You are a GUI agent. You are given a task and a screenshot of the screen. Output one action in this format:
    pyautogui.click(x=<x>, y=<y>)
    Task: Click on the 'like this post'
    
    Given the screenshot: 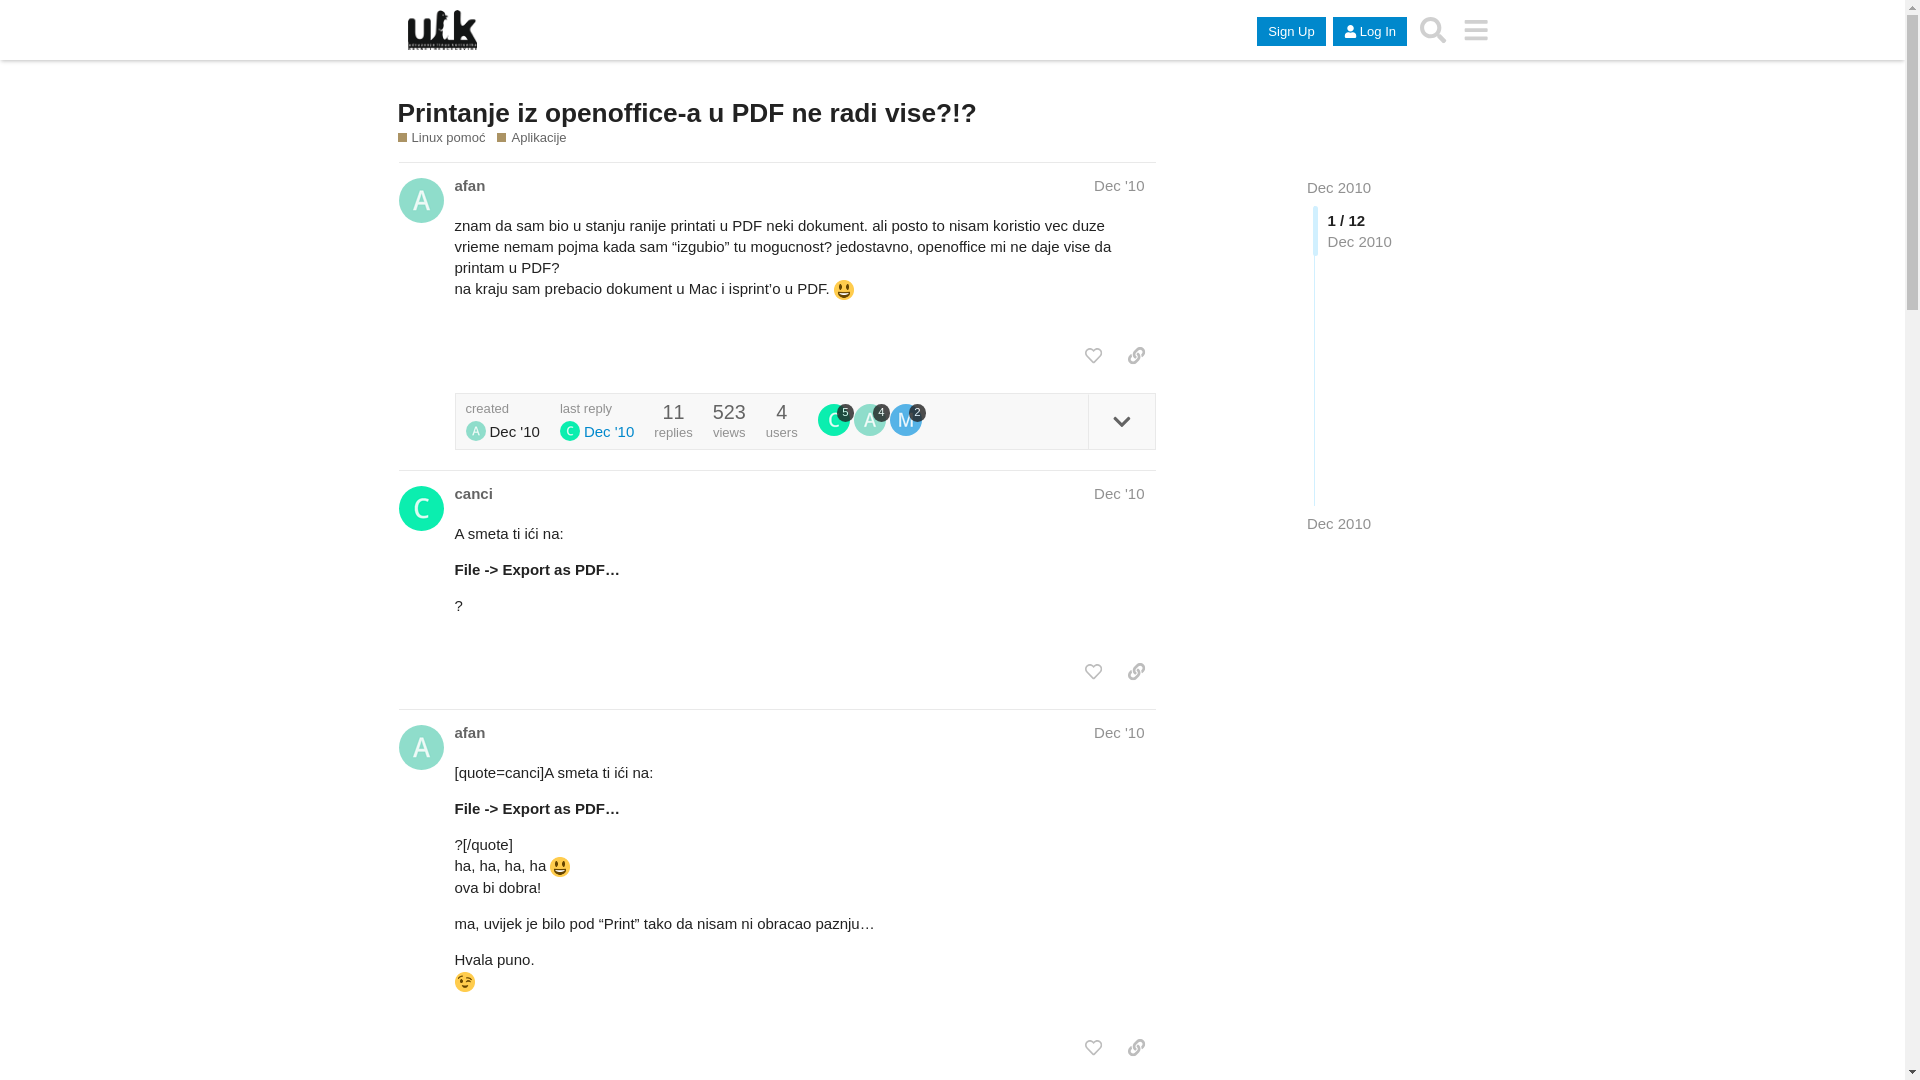 What is the action you would take?
    pyautogui.click(x=1092, y=1047)
    